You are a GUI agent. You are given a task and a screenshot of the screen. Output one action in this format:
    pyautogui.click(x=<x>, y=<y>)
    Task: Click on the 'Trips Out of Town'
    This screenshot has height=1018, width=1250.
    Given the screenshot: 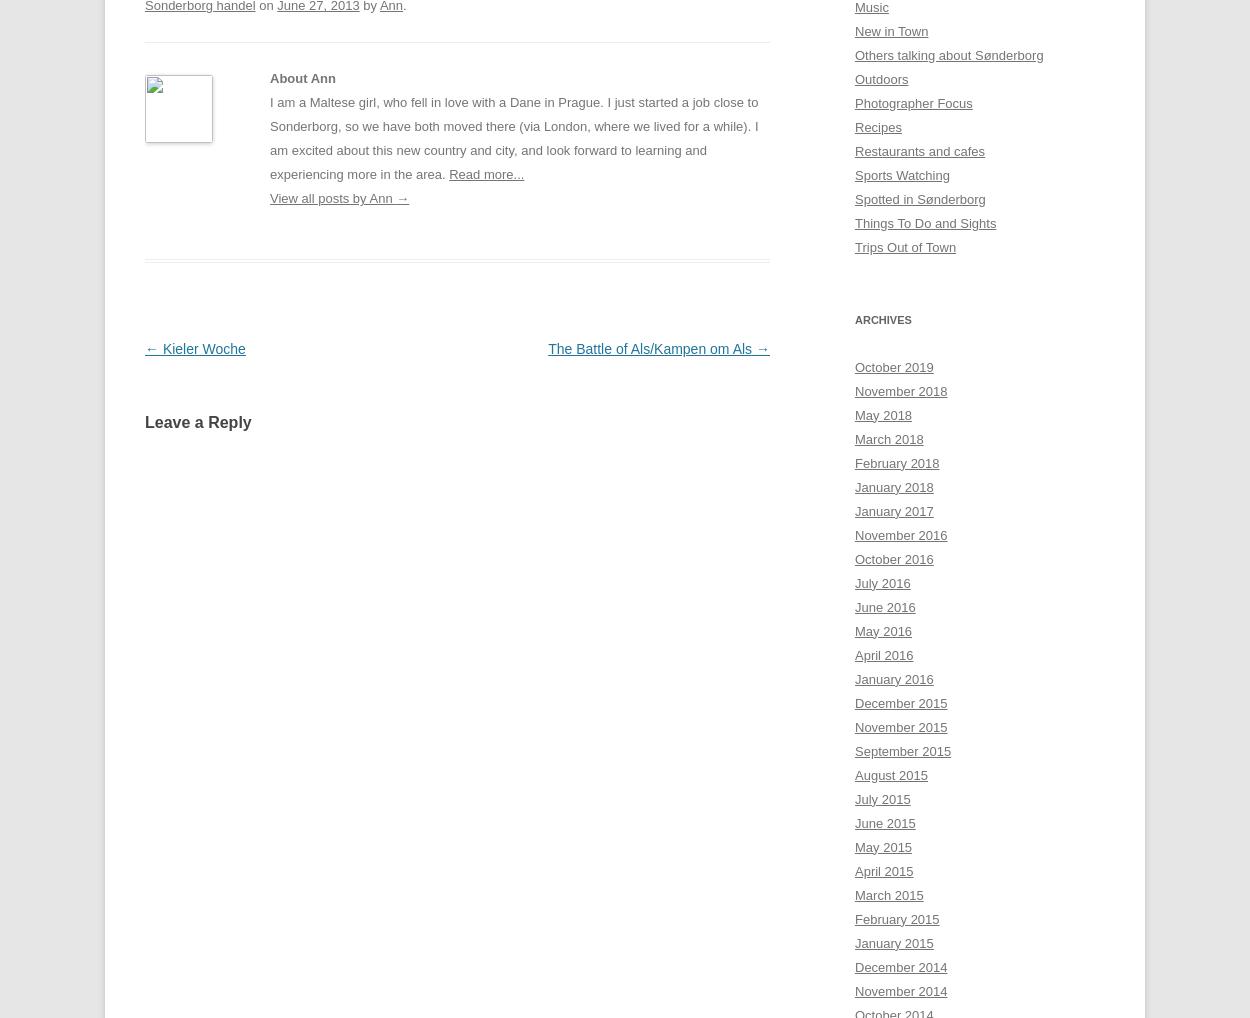 What is the action you would take?
    pyautogui.click(x=854, y=245)
    